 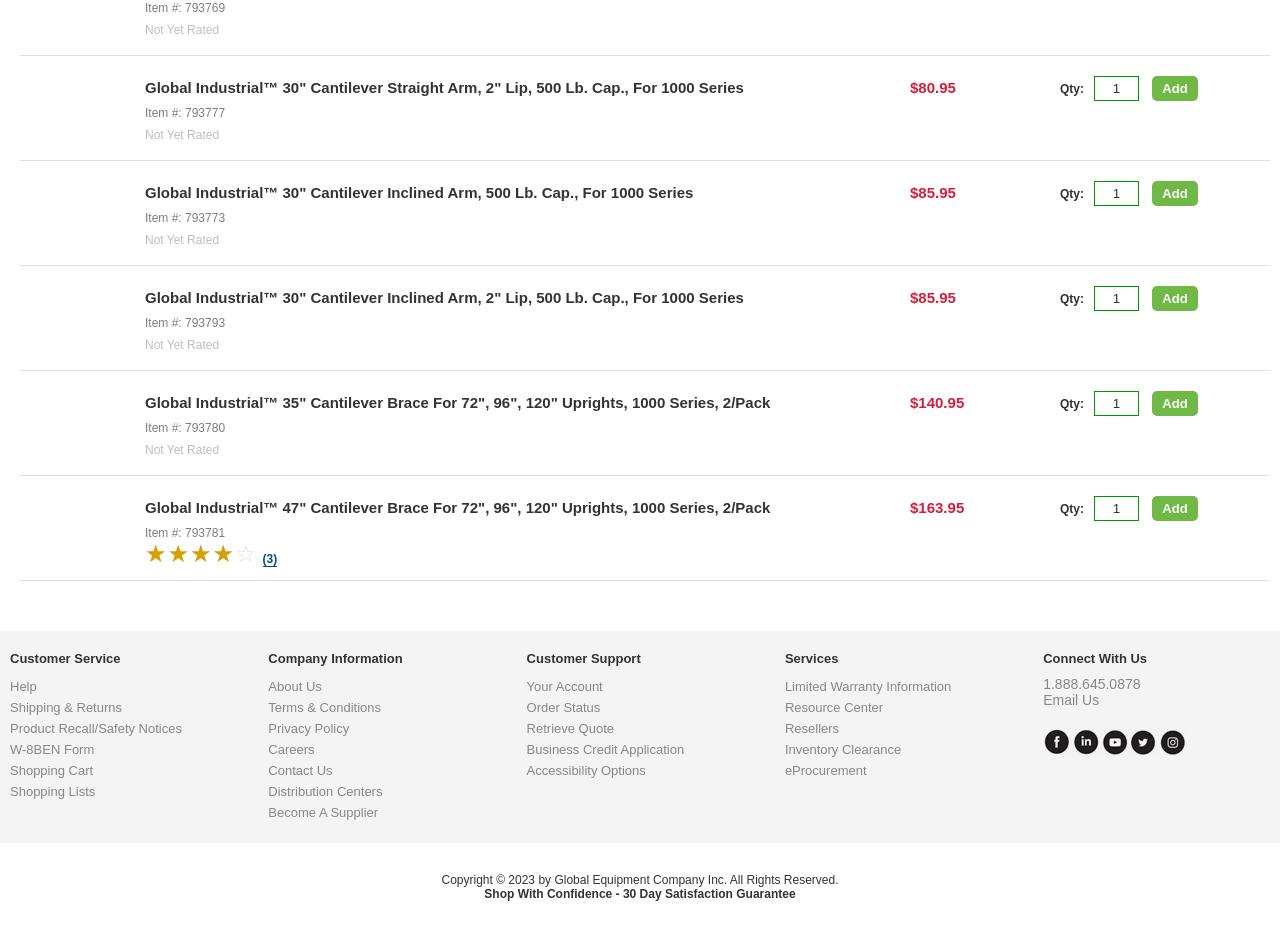 What do you see at coordinates (811, 888) in the screenshot?
I see `'Resellers'` at bounding box center [811, 888].